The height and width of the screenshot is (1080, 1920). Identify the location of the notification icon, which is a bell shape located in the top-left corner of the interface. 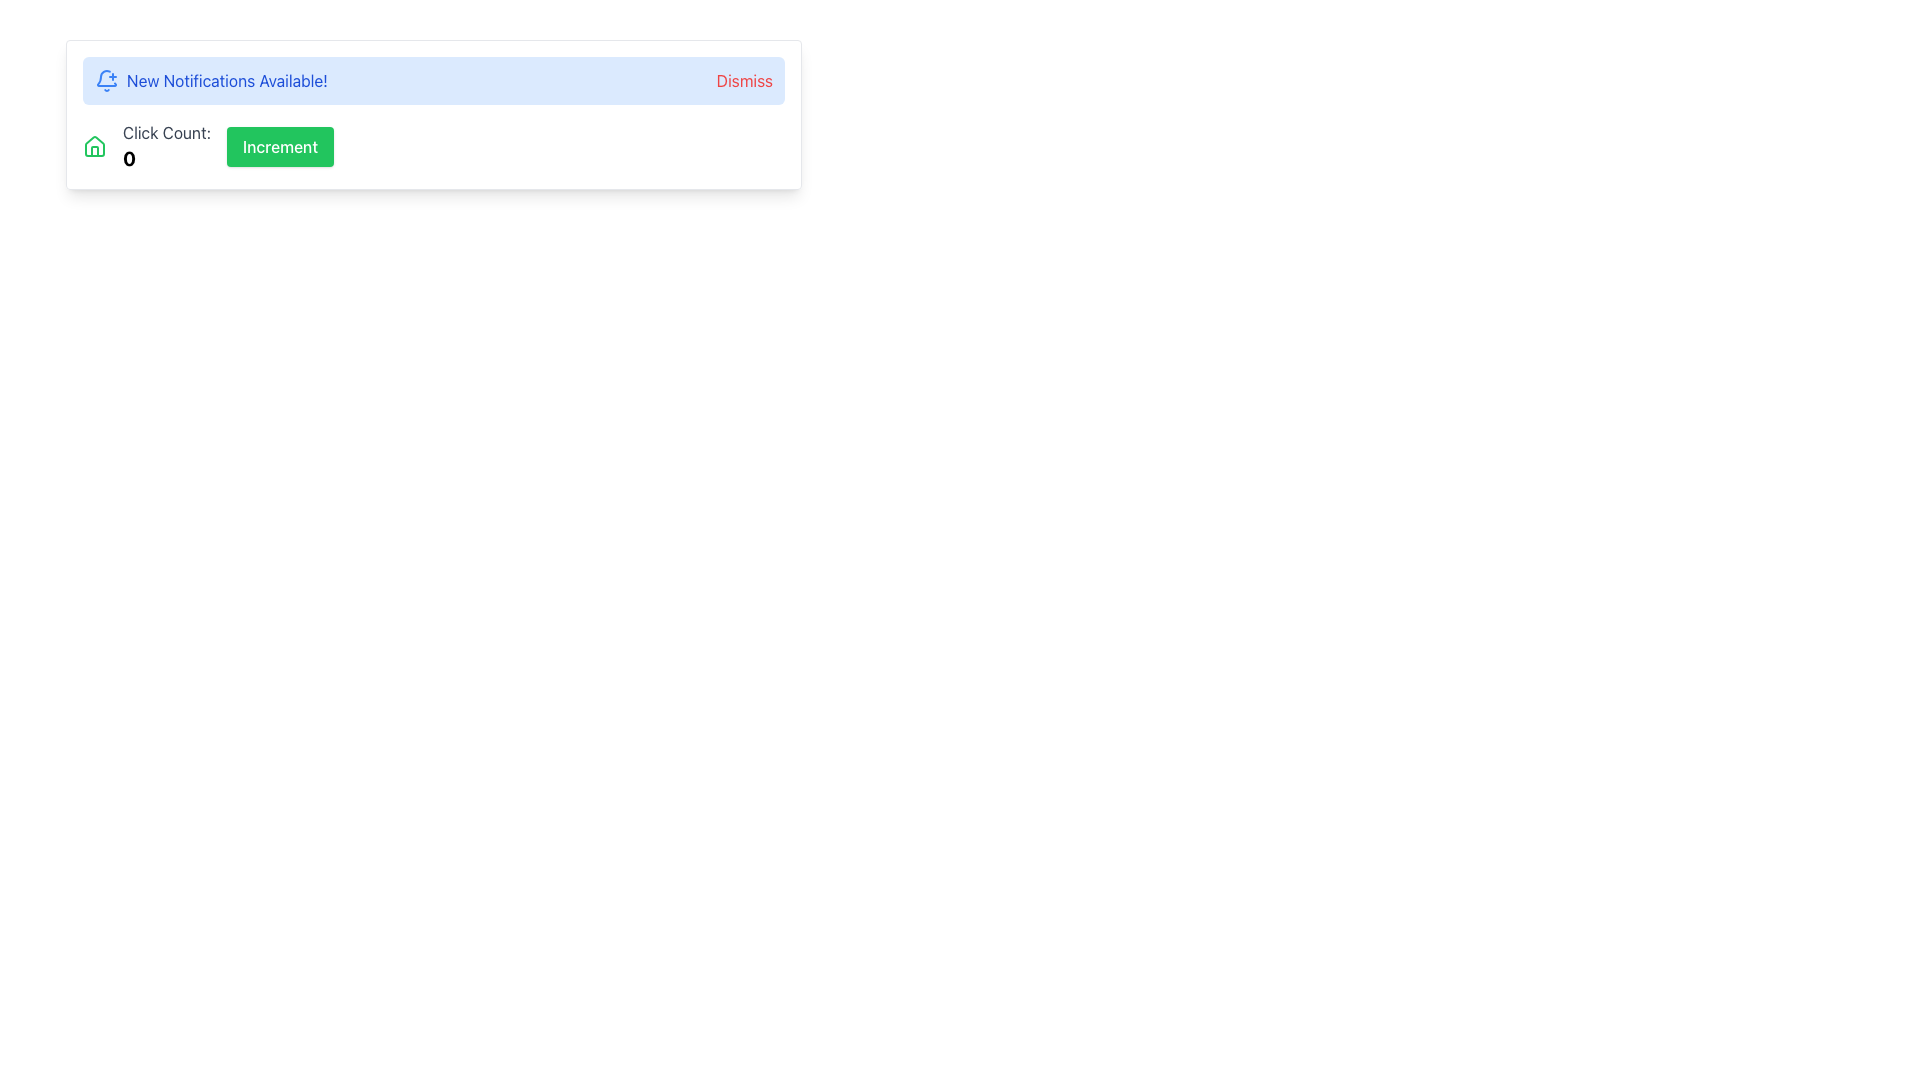
(105, 77).